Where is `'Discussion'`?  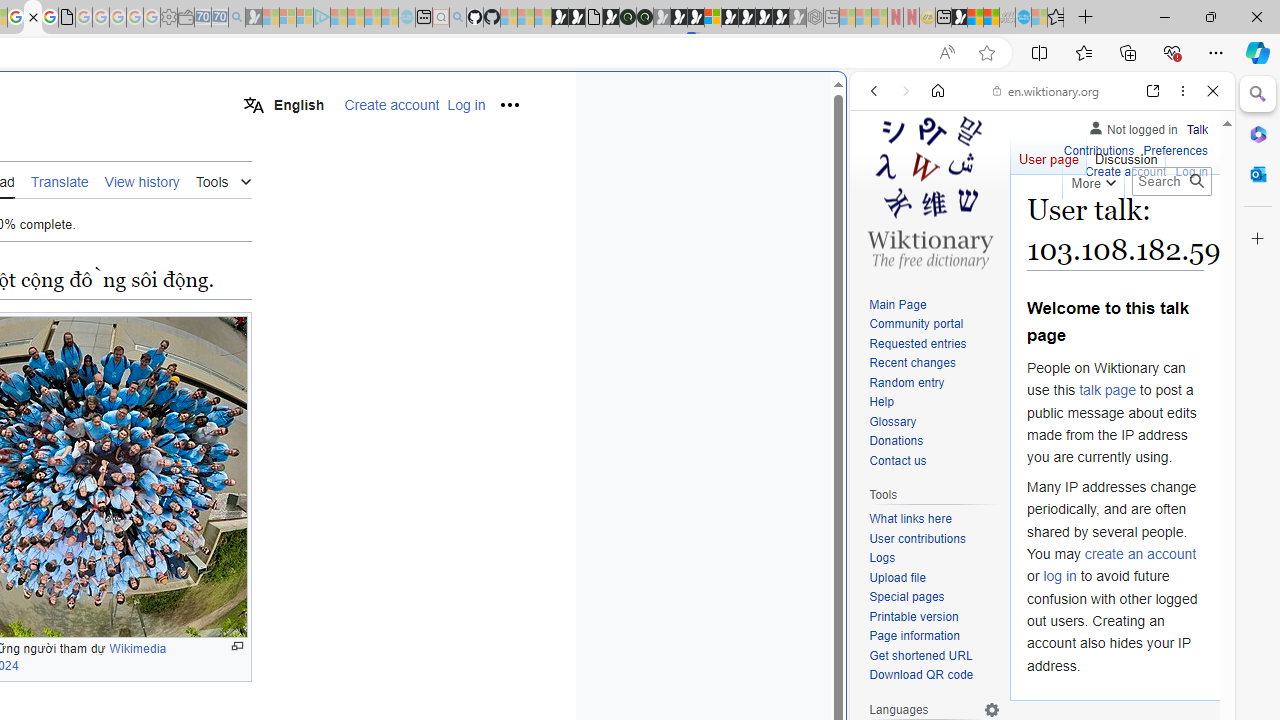
'Discussion' is located at coordinates (1125, 154).